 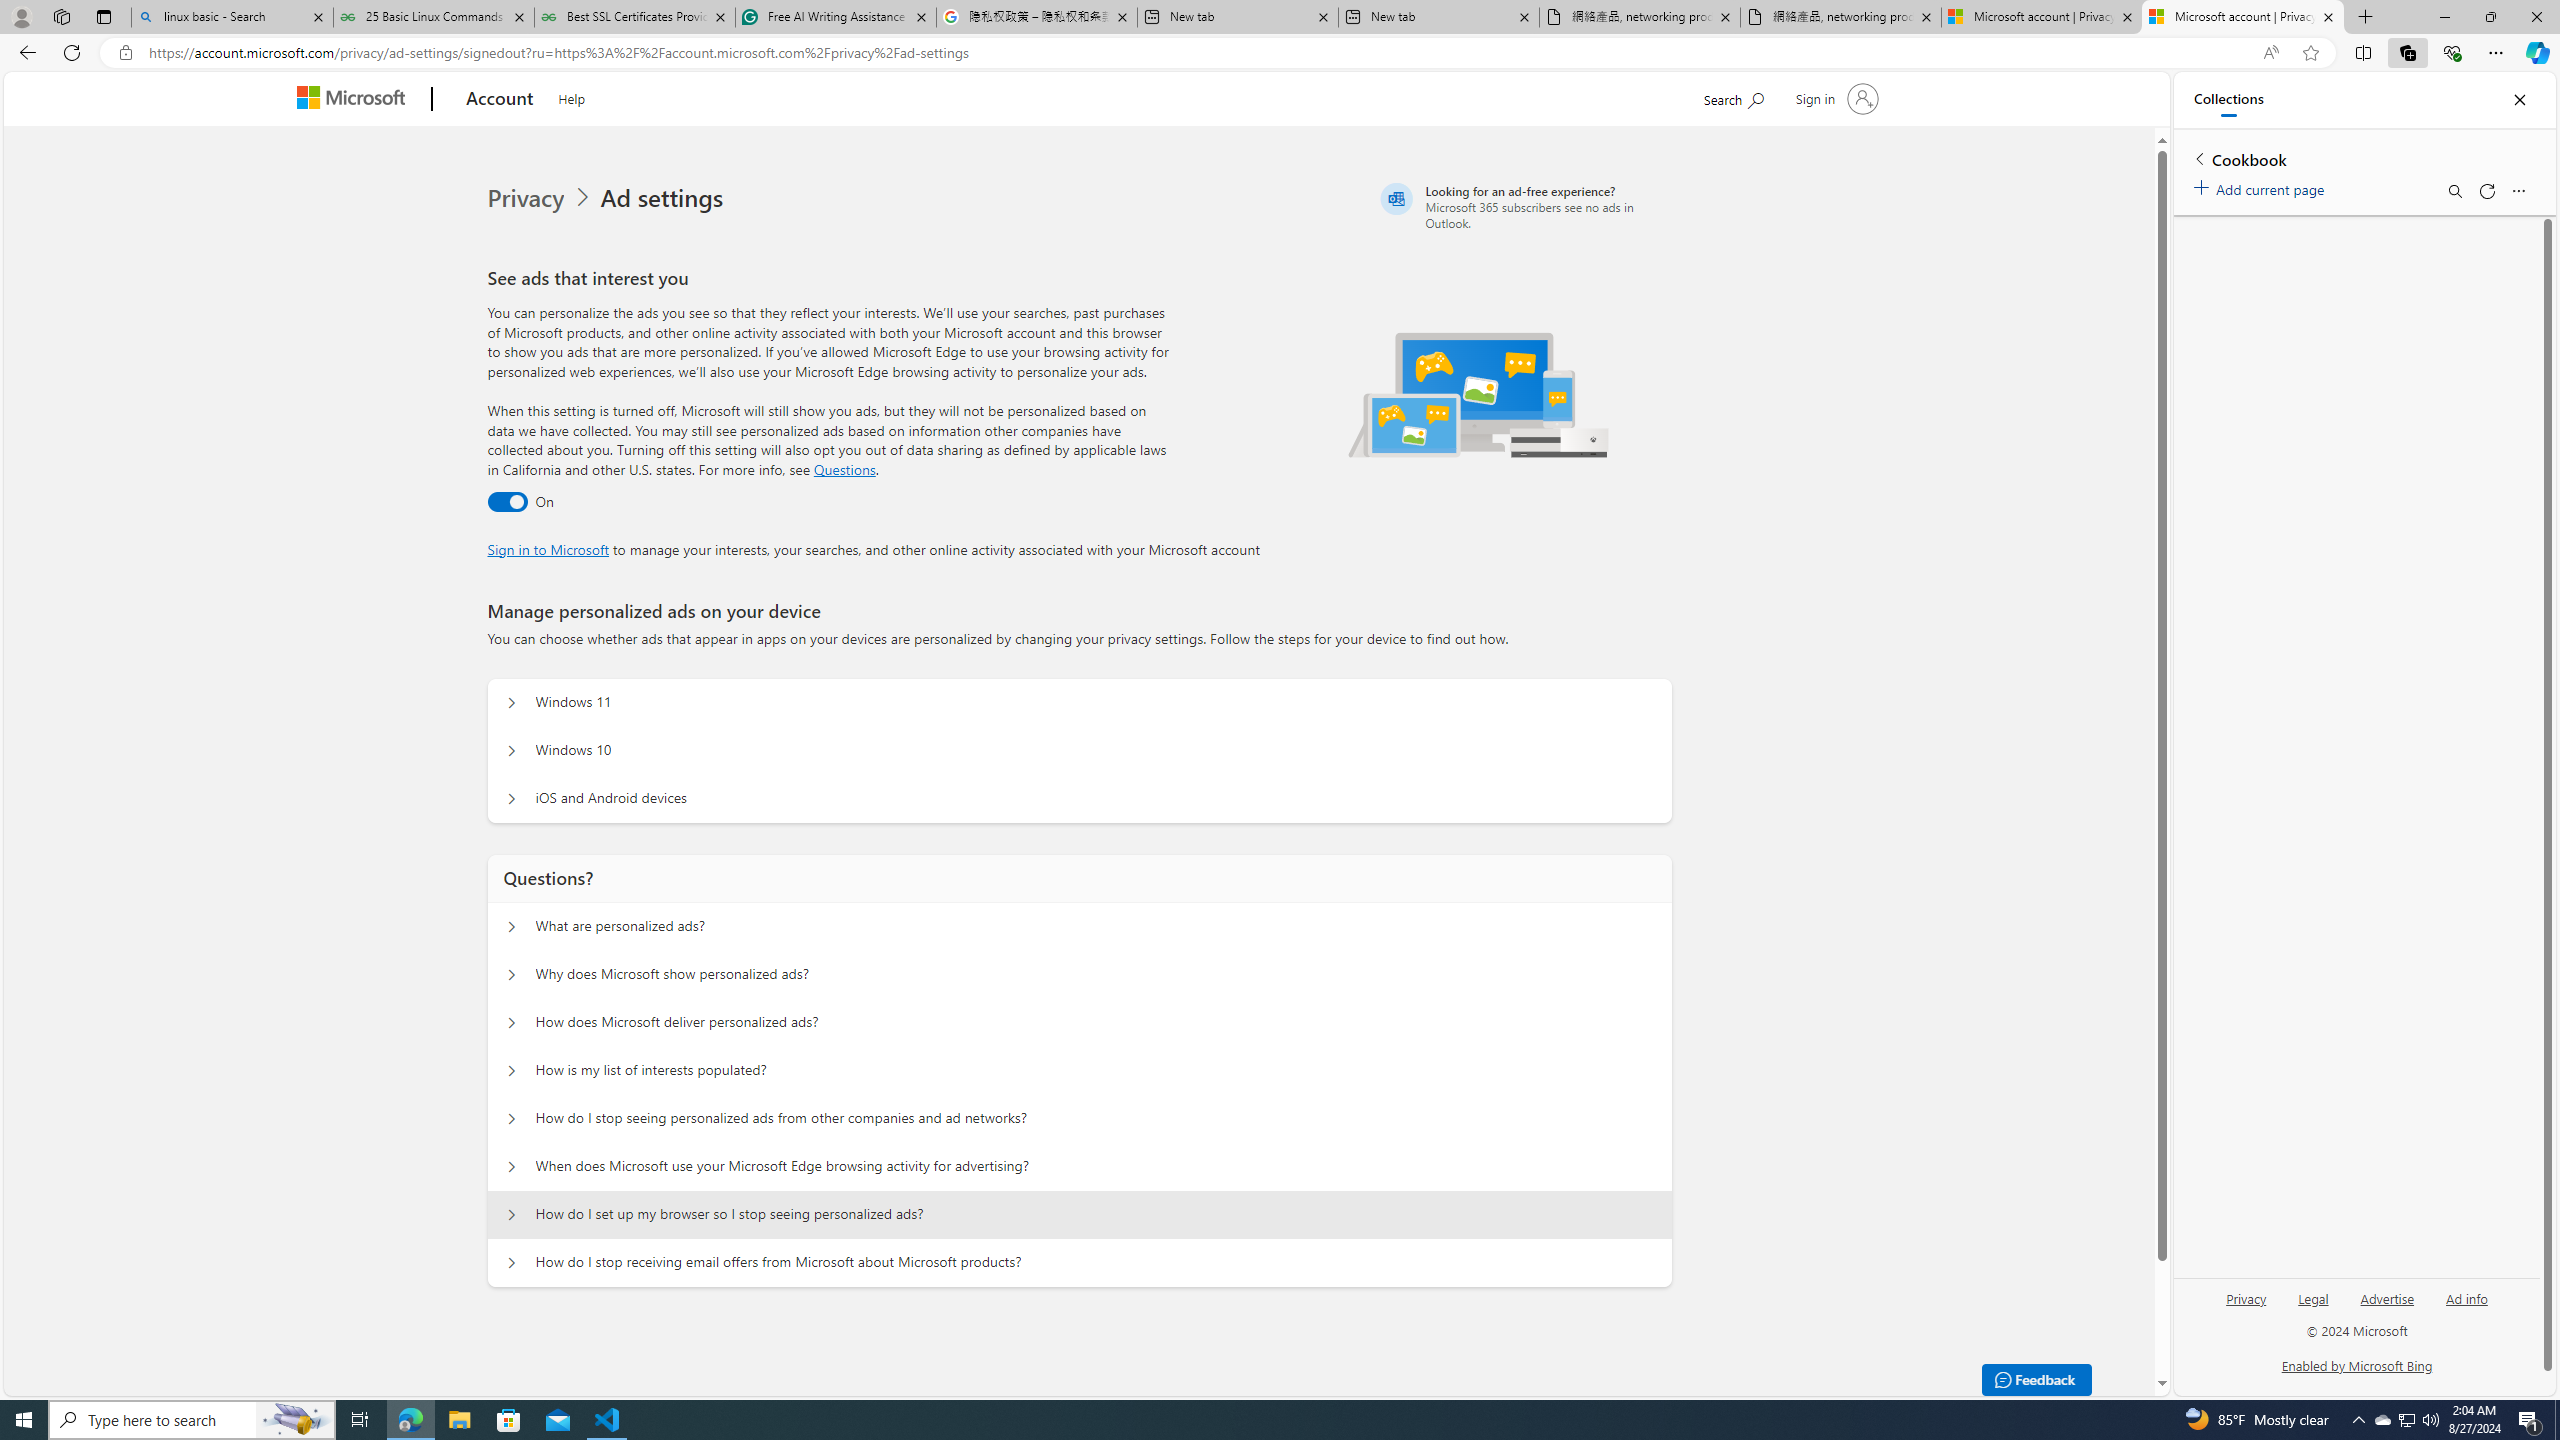 I want to click on 'More options menu', so click(x=2519, y=191).